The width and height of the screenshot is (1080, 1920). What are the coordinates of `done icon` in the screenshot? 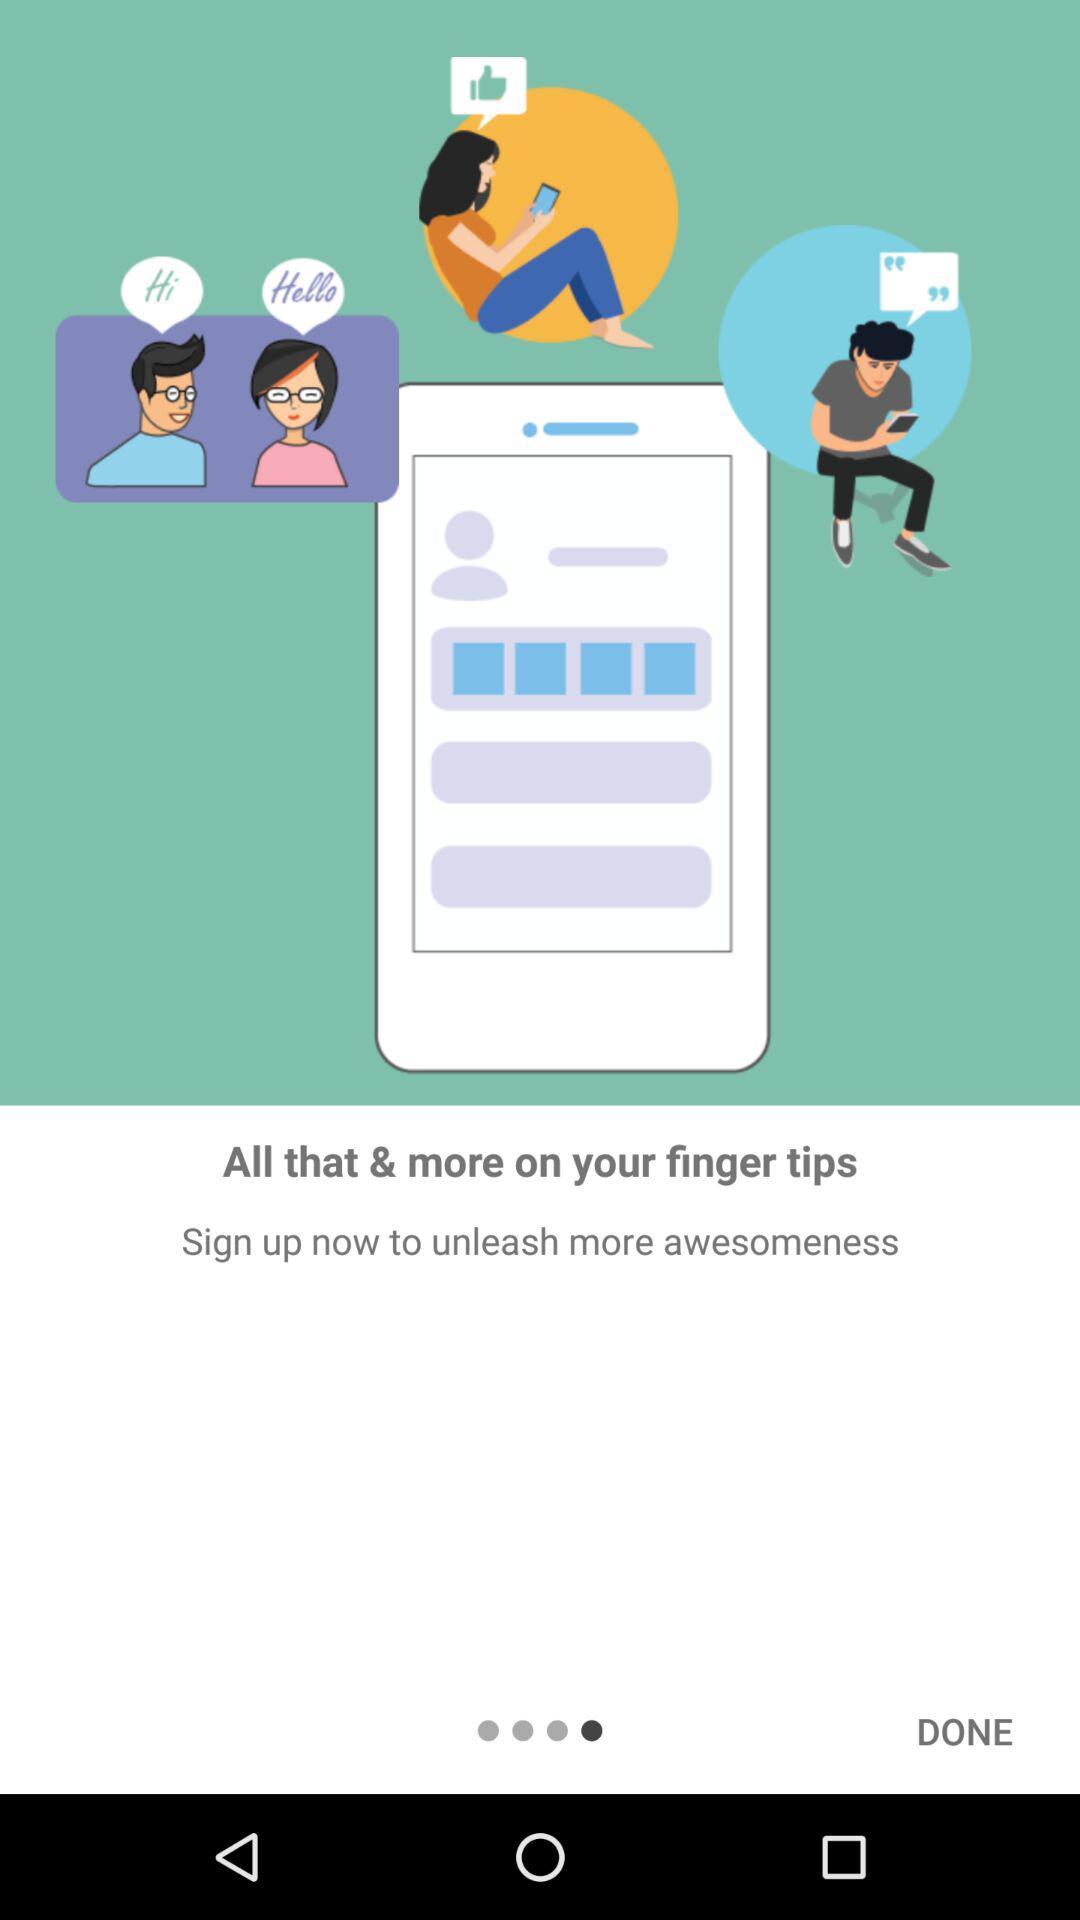 It's located at (963, 1730).